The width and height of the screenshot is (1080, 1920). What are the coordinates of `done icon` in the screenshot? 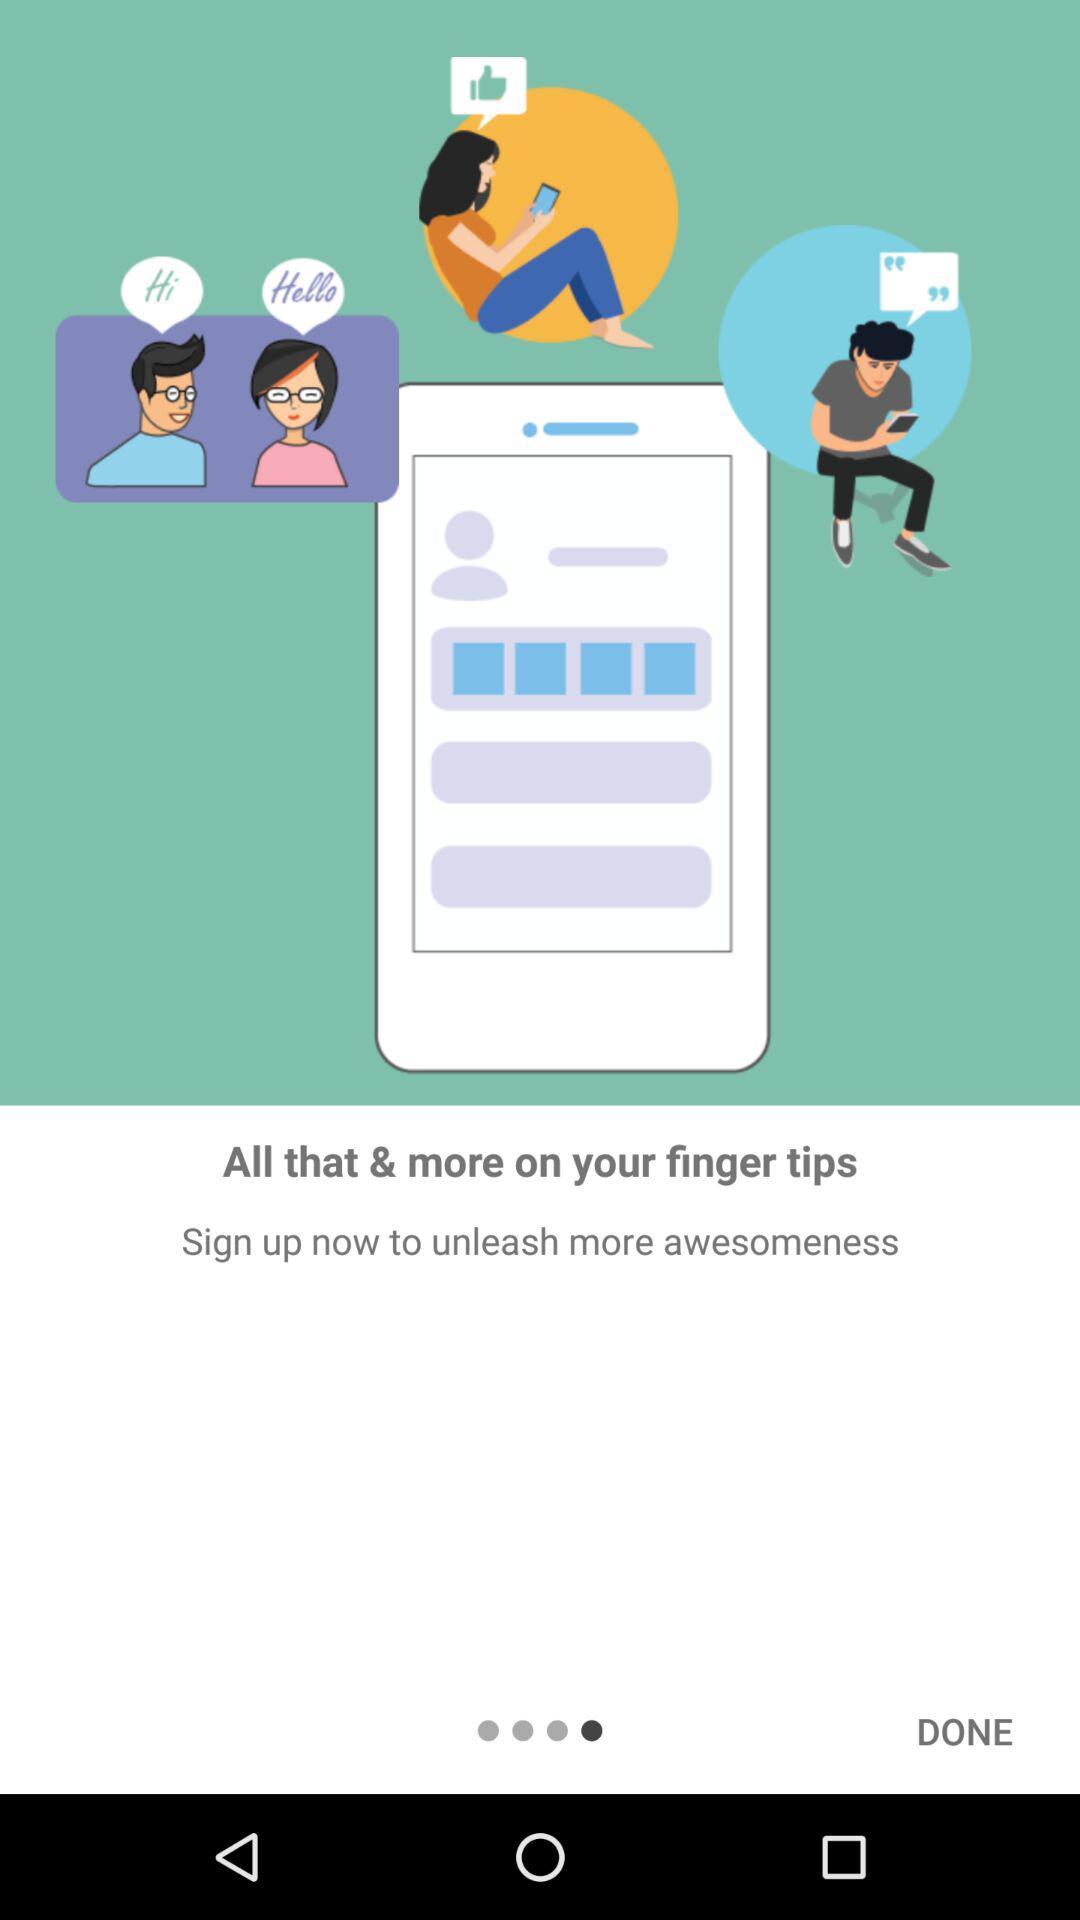 It's located at (963, 1730).